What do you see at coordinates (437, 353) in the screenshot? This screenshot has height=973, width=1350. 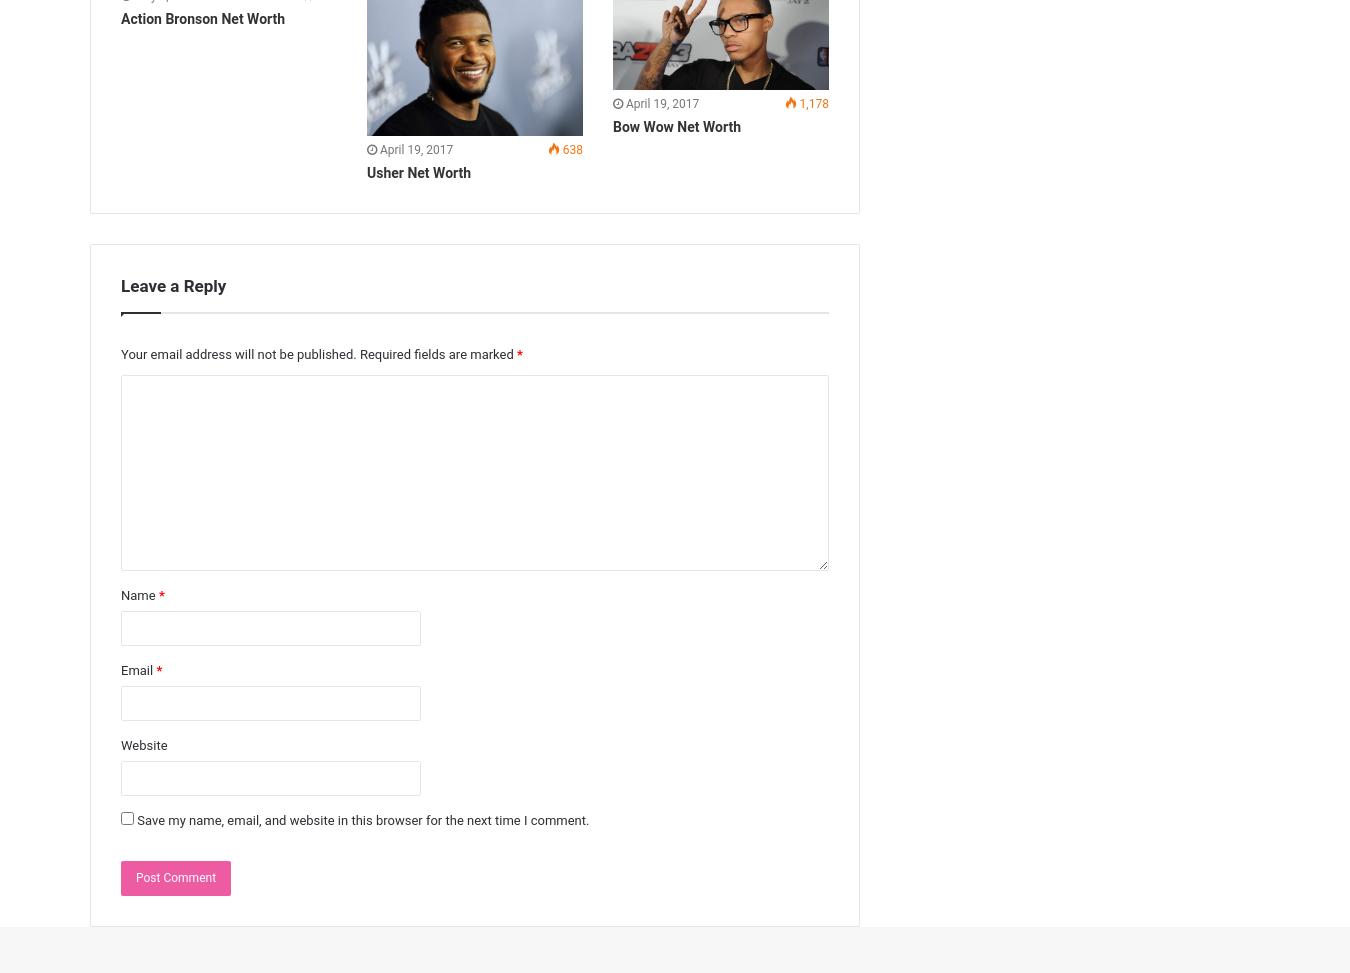 I see `'Required fields are marked'` at bounding box center [437, 353].